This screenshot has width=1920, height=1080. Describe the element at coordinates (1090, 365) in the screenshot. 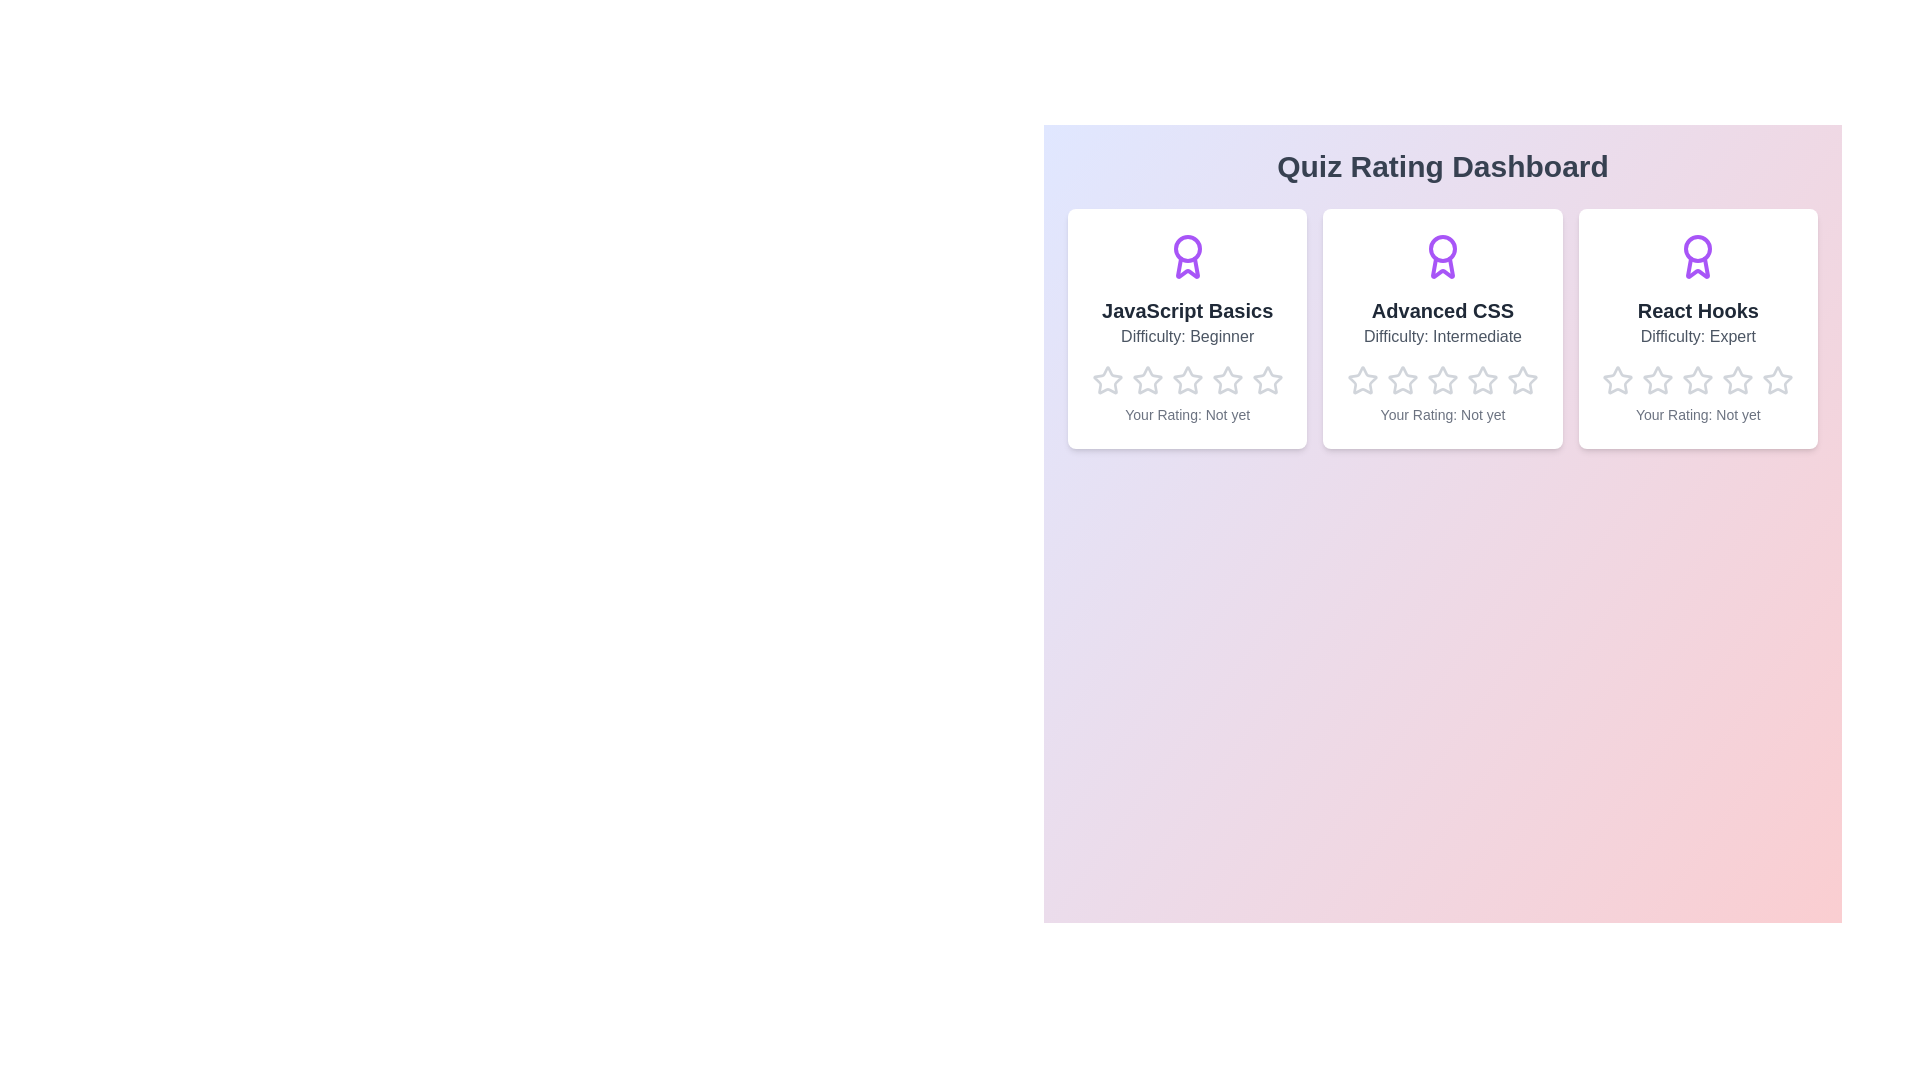

I see `the star corresponding to the rating 1 for the quiz JavaScript Basics` at that location.